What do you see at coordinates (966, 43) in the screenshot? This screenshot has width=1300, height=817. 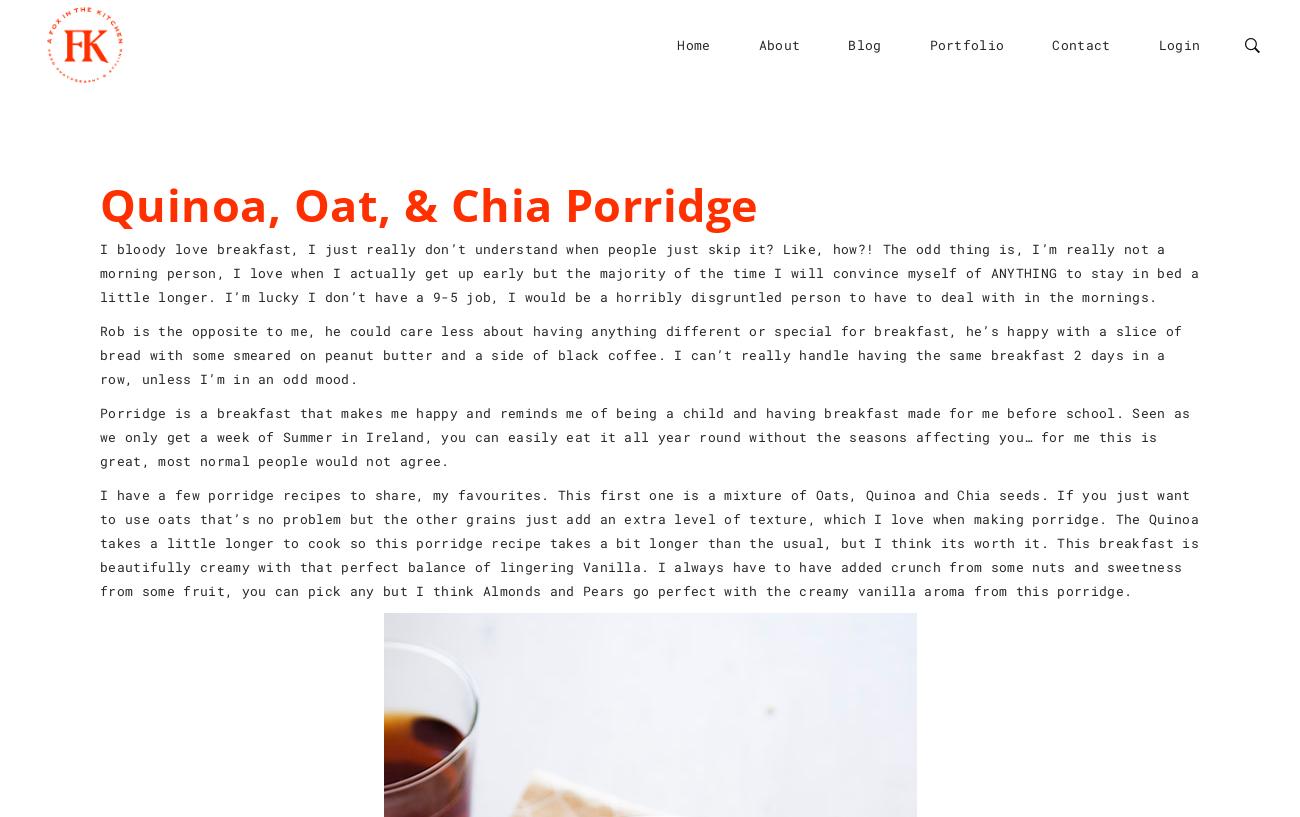 I see `'Portfolio'` at bounding box center [966, 43].